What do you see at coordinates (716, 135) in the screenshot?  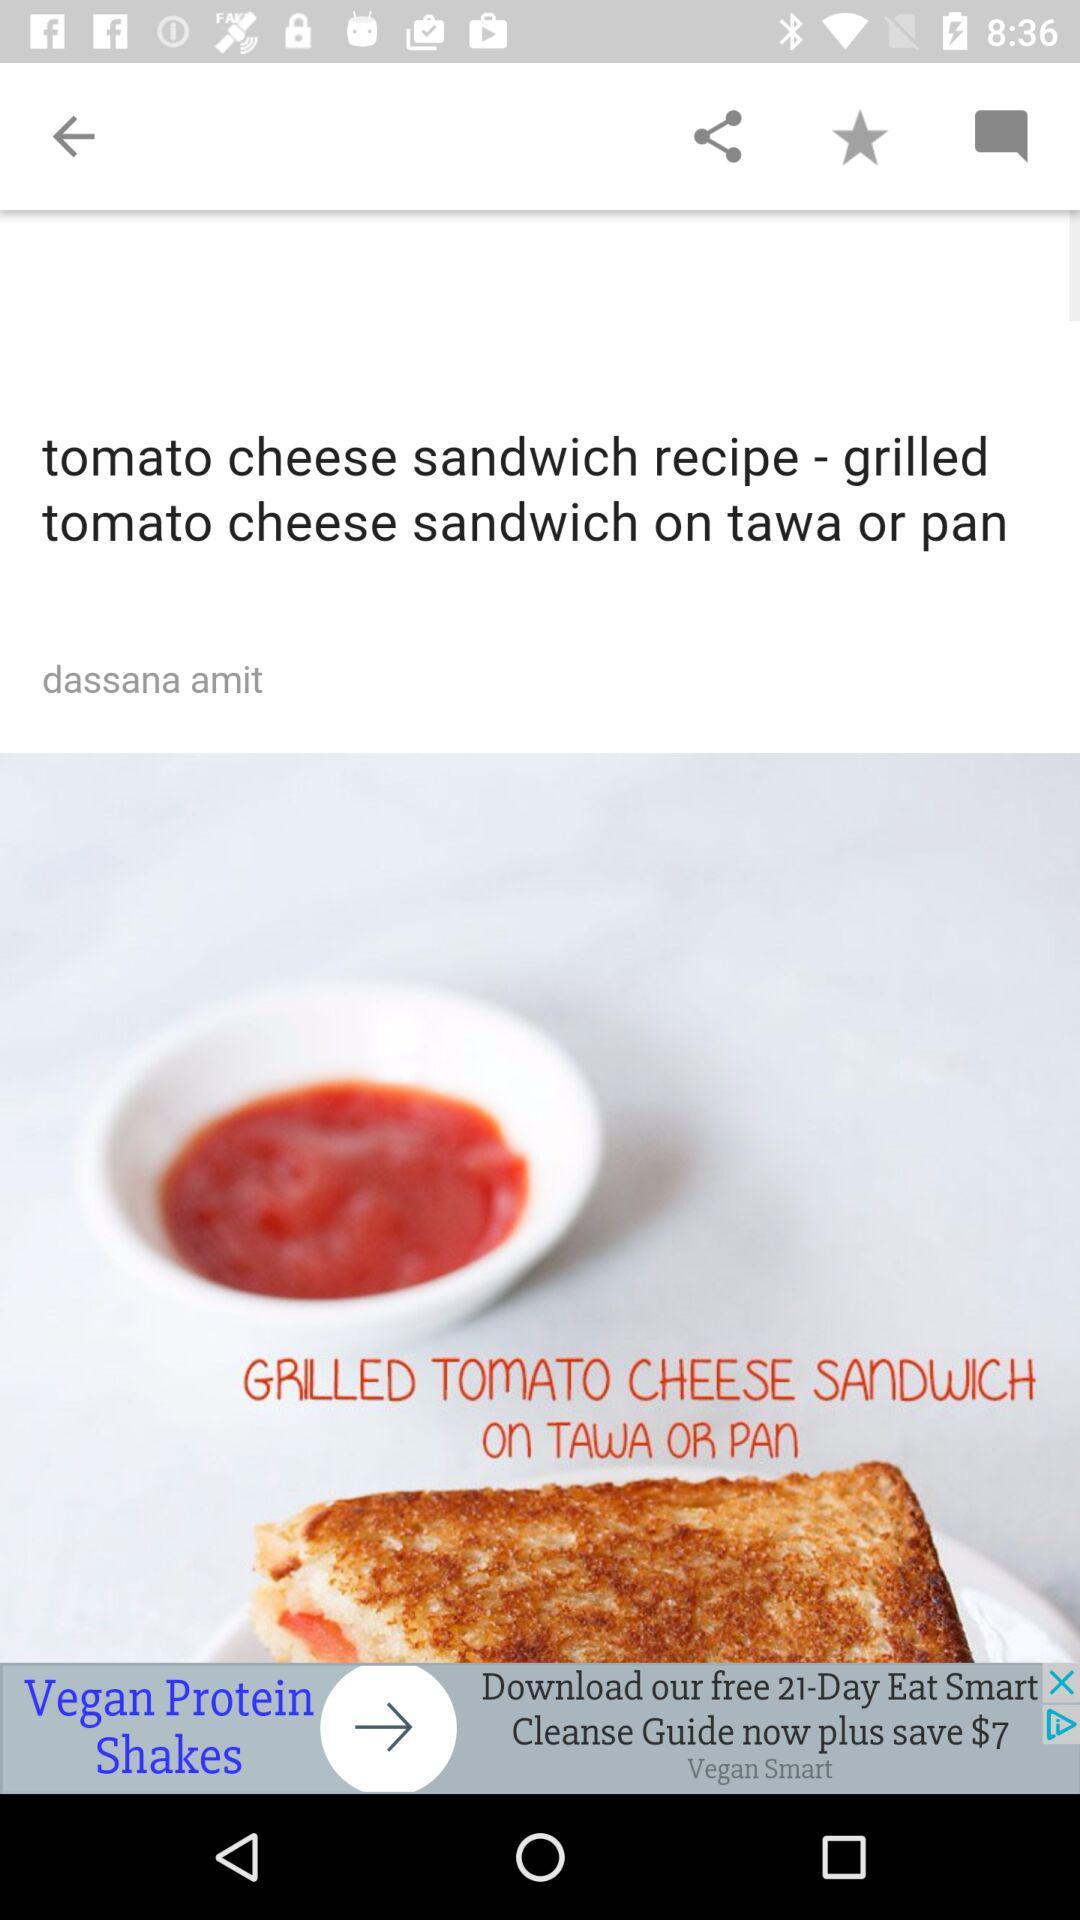 I see `share` at bounding box center [716, 135].